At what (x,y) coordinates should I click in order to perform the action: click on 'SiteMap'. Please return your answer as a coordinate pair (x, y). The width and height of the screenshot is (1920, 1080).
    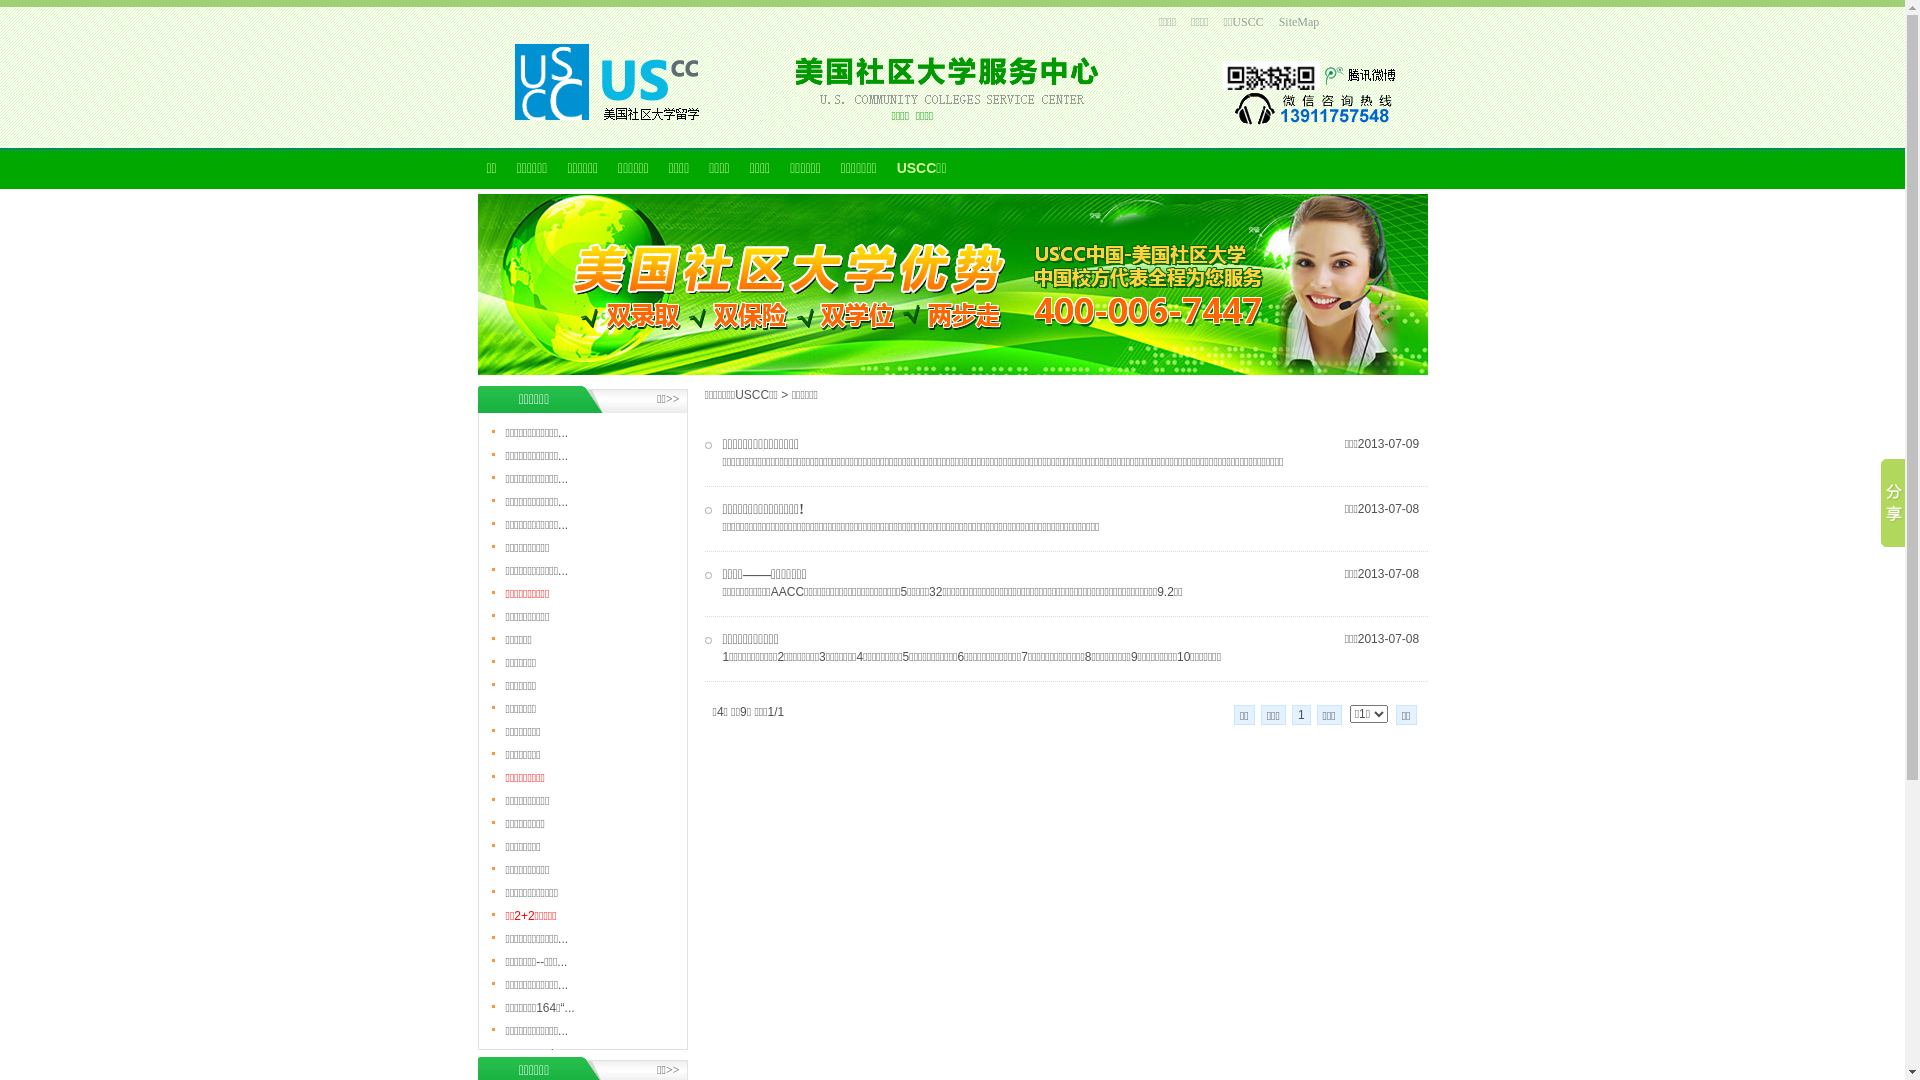
    Looking at the image, I should click on (1277, 22).